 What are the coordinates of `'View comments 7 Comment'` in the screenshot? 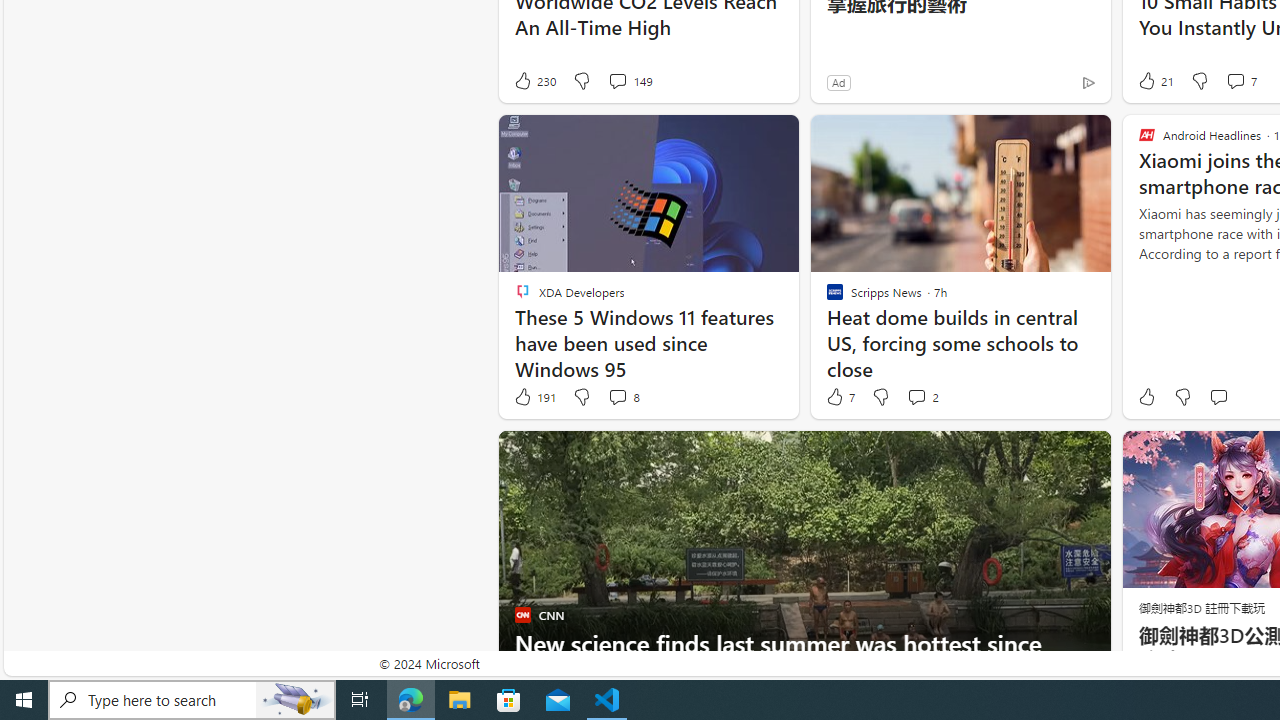 It's located at (1239, 80).